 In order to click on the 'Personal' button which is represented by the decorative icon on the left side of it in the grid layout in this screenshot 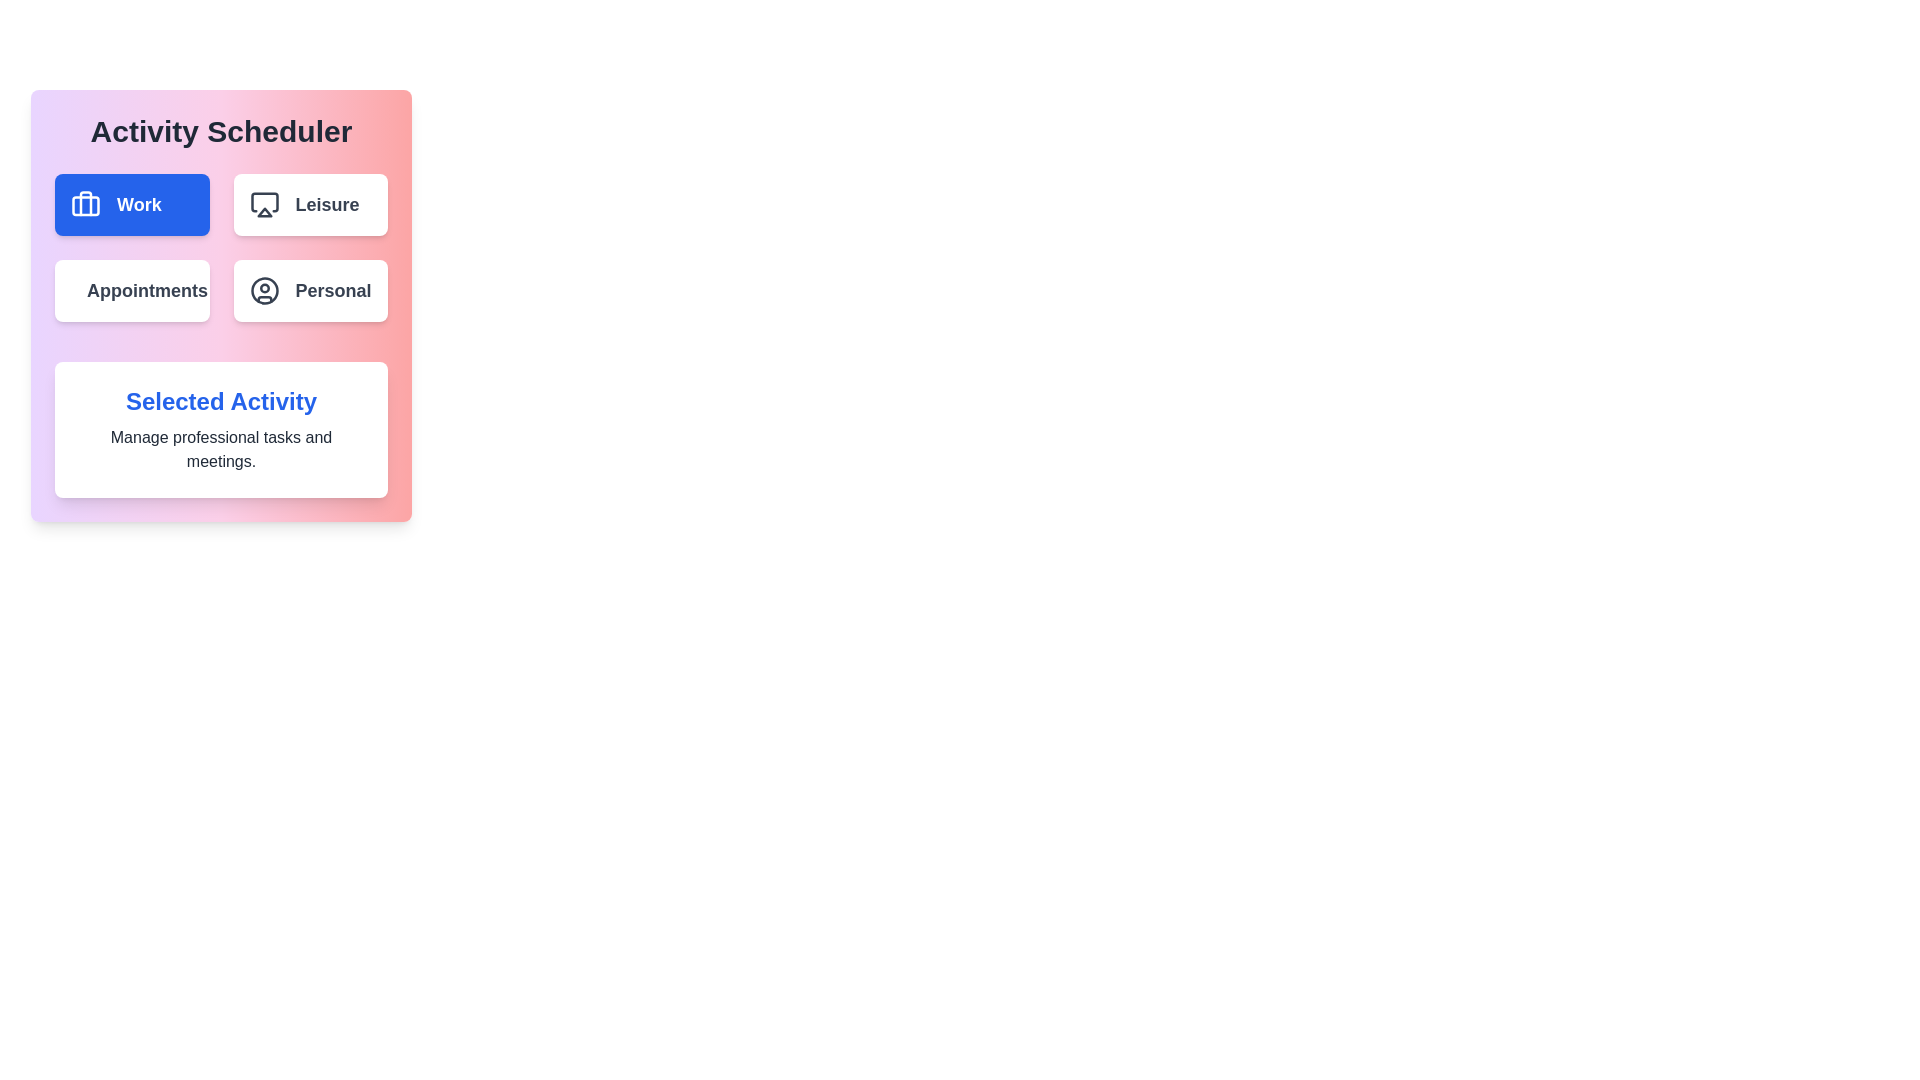, I will do `click(263, 290)`.